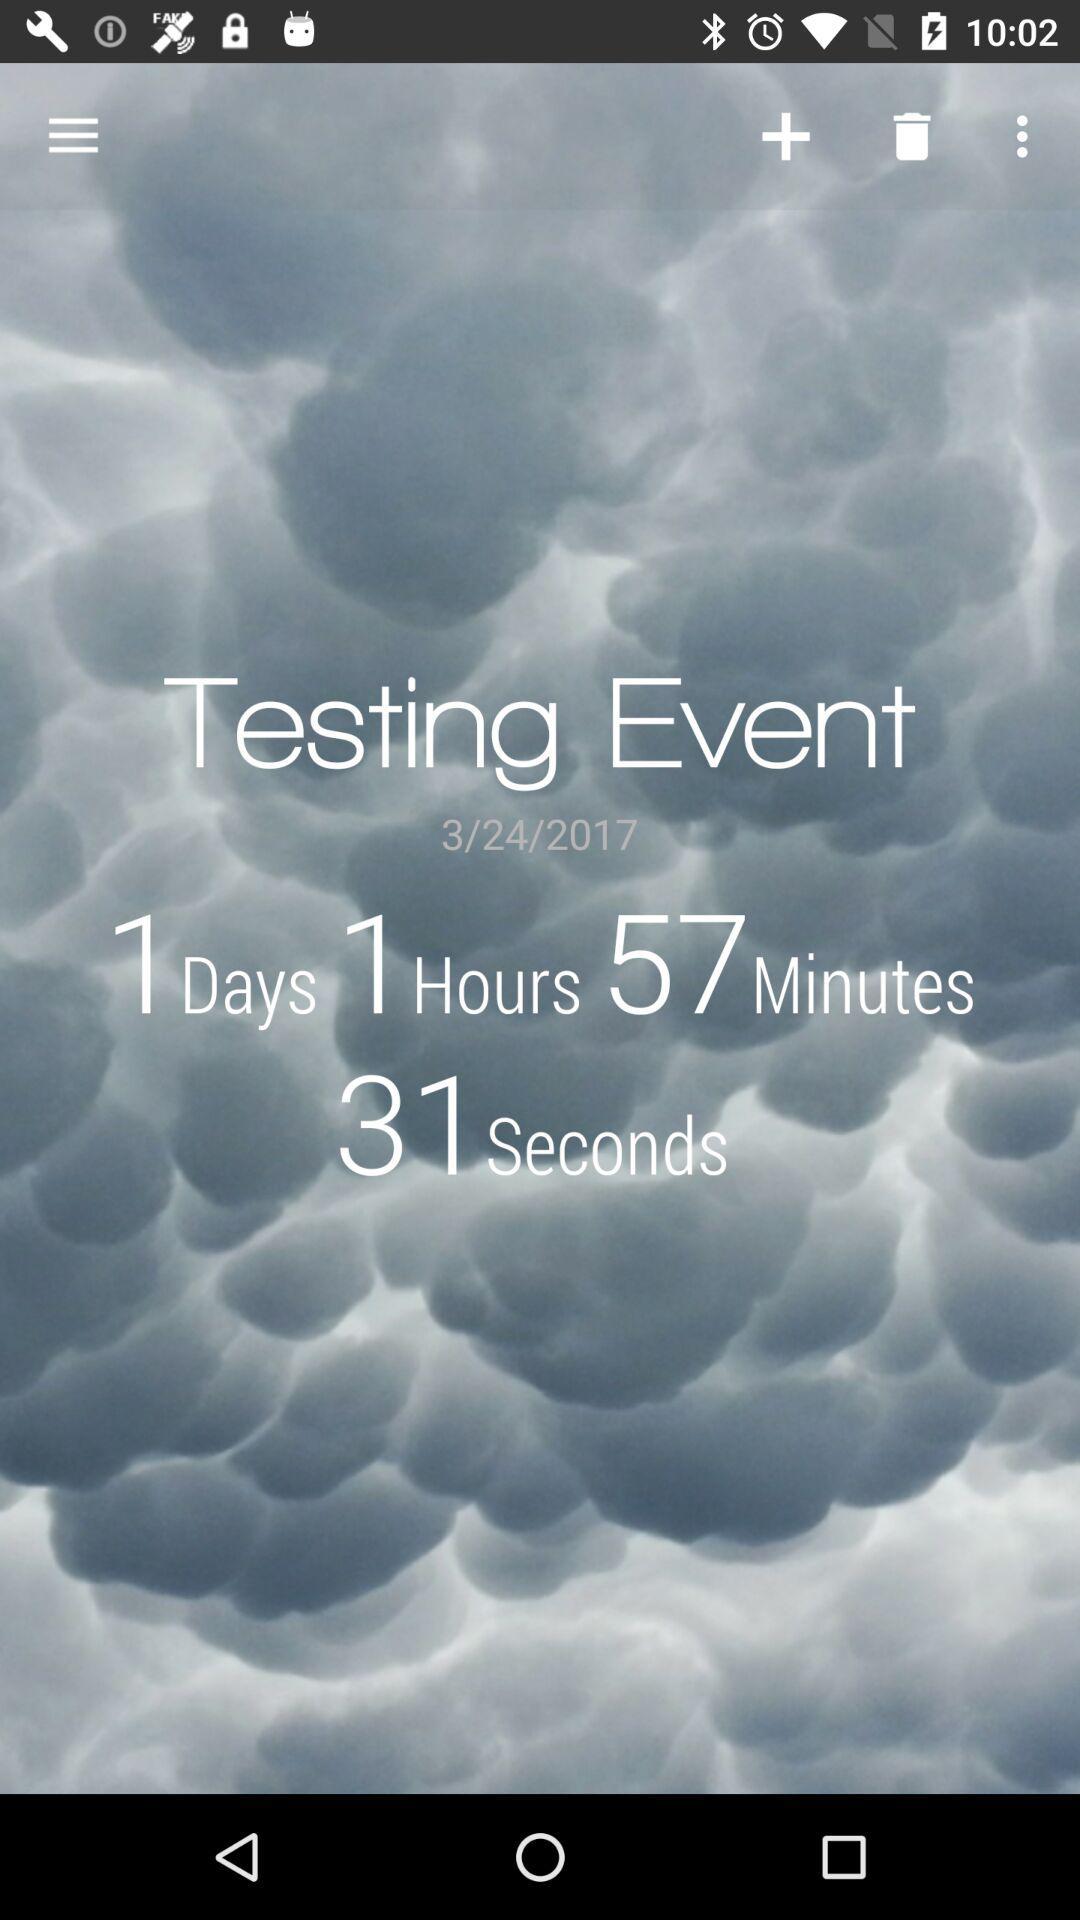 This screenshot has height=1920, width=1080. Describe the element at coordinates (72, 135) in the screenshot. I see `the item at the top left corner` at that location.